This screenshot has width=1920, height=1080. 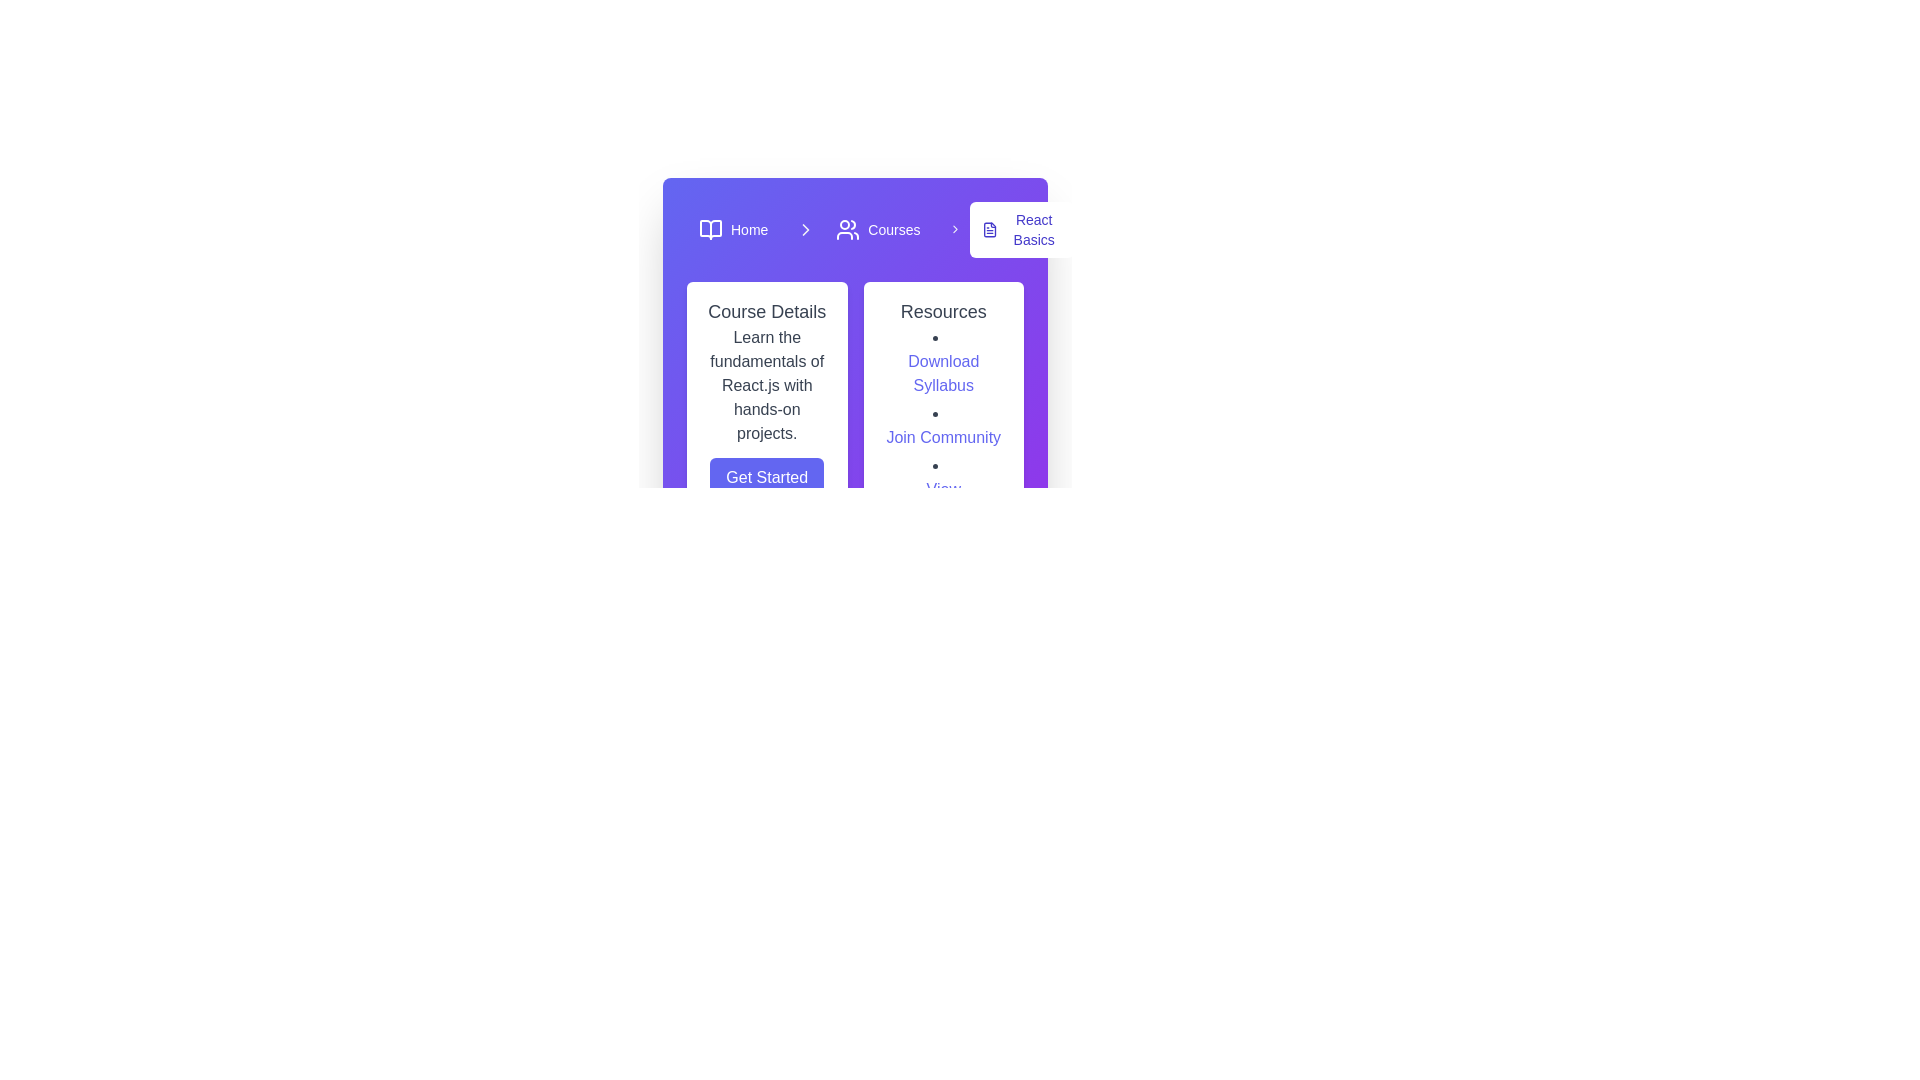 I want to click on a hyperlink, so click(x=942, y=424).